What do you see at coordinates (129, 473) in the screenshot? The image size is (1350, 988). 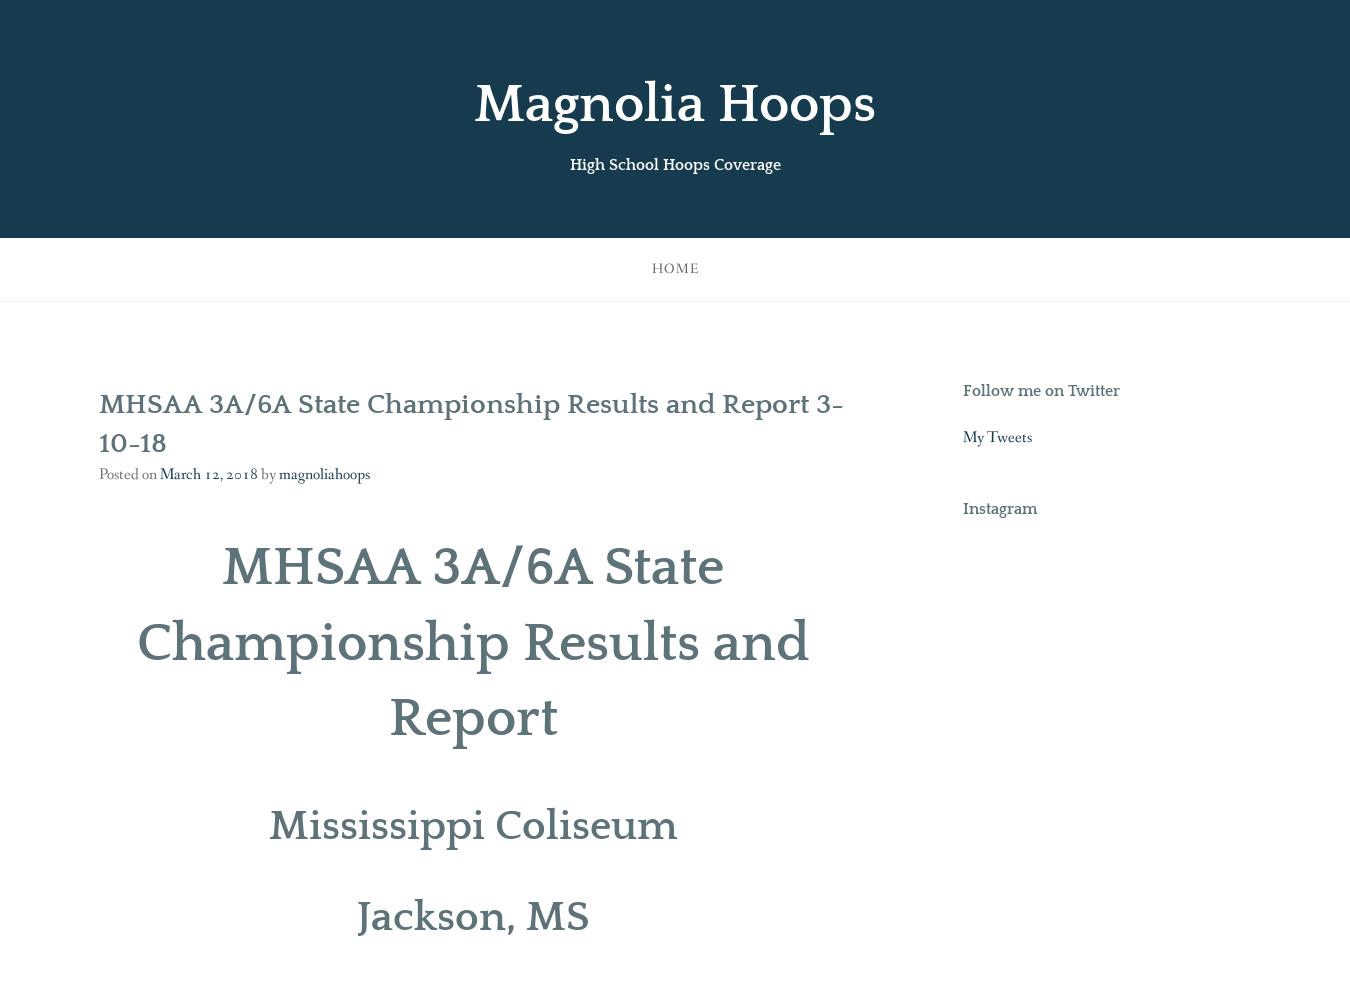 I see `'Posted on'` at bounding box center [129, 473].